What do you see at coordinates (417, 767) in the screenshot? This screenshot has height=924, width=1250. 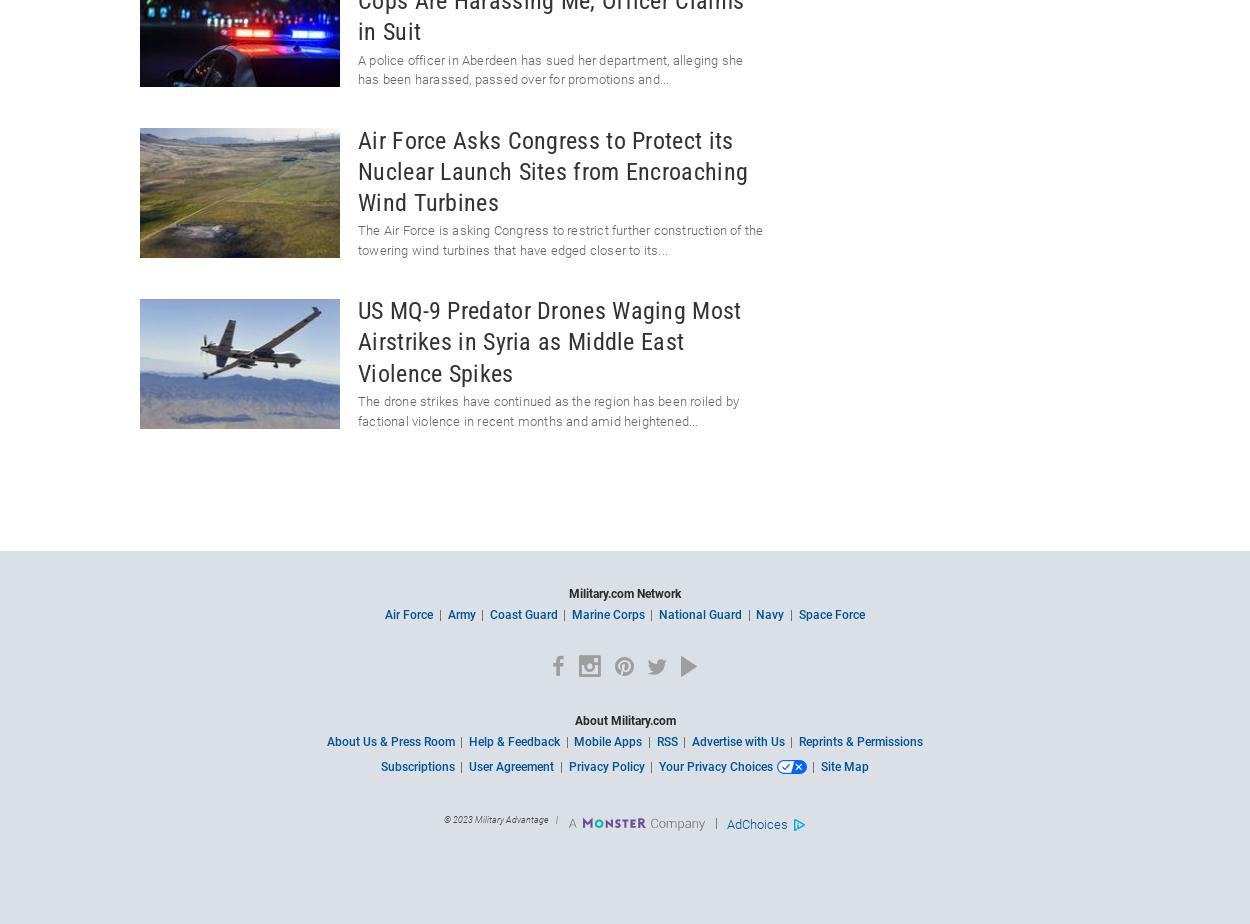 I see `'Subscriptions'` at bounding box center [417, 767].